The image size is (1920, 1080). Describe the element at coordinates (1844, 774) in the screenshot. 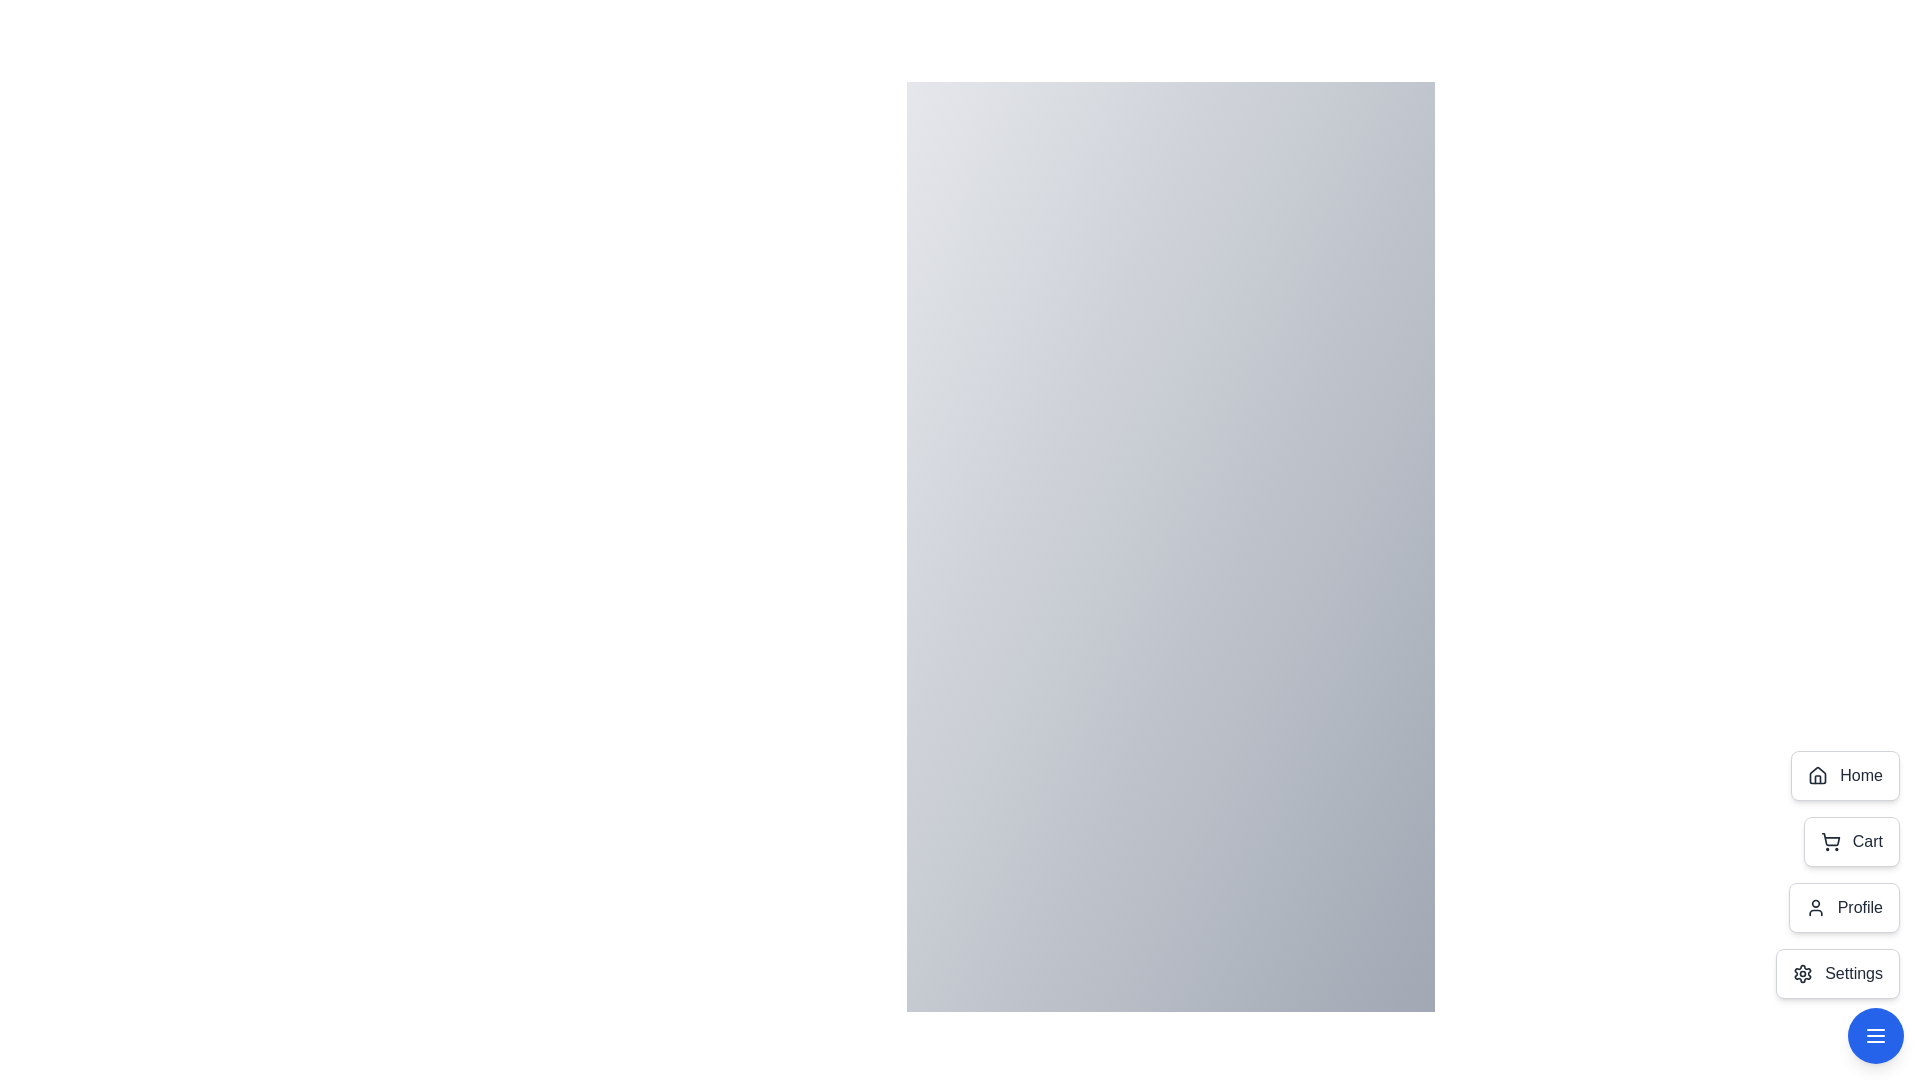

I see `the Home navigation button` at that location.